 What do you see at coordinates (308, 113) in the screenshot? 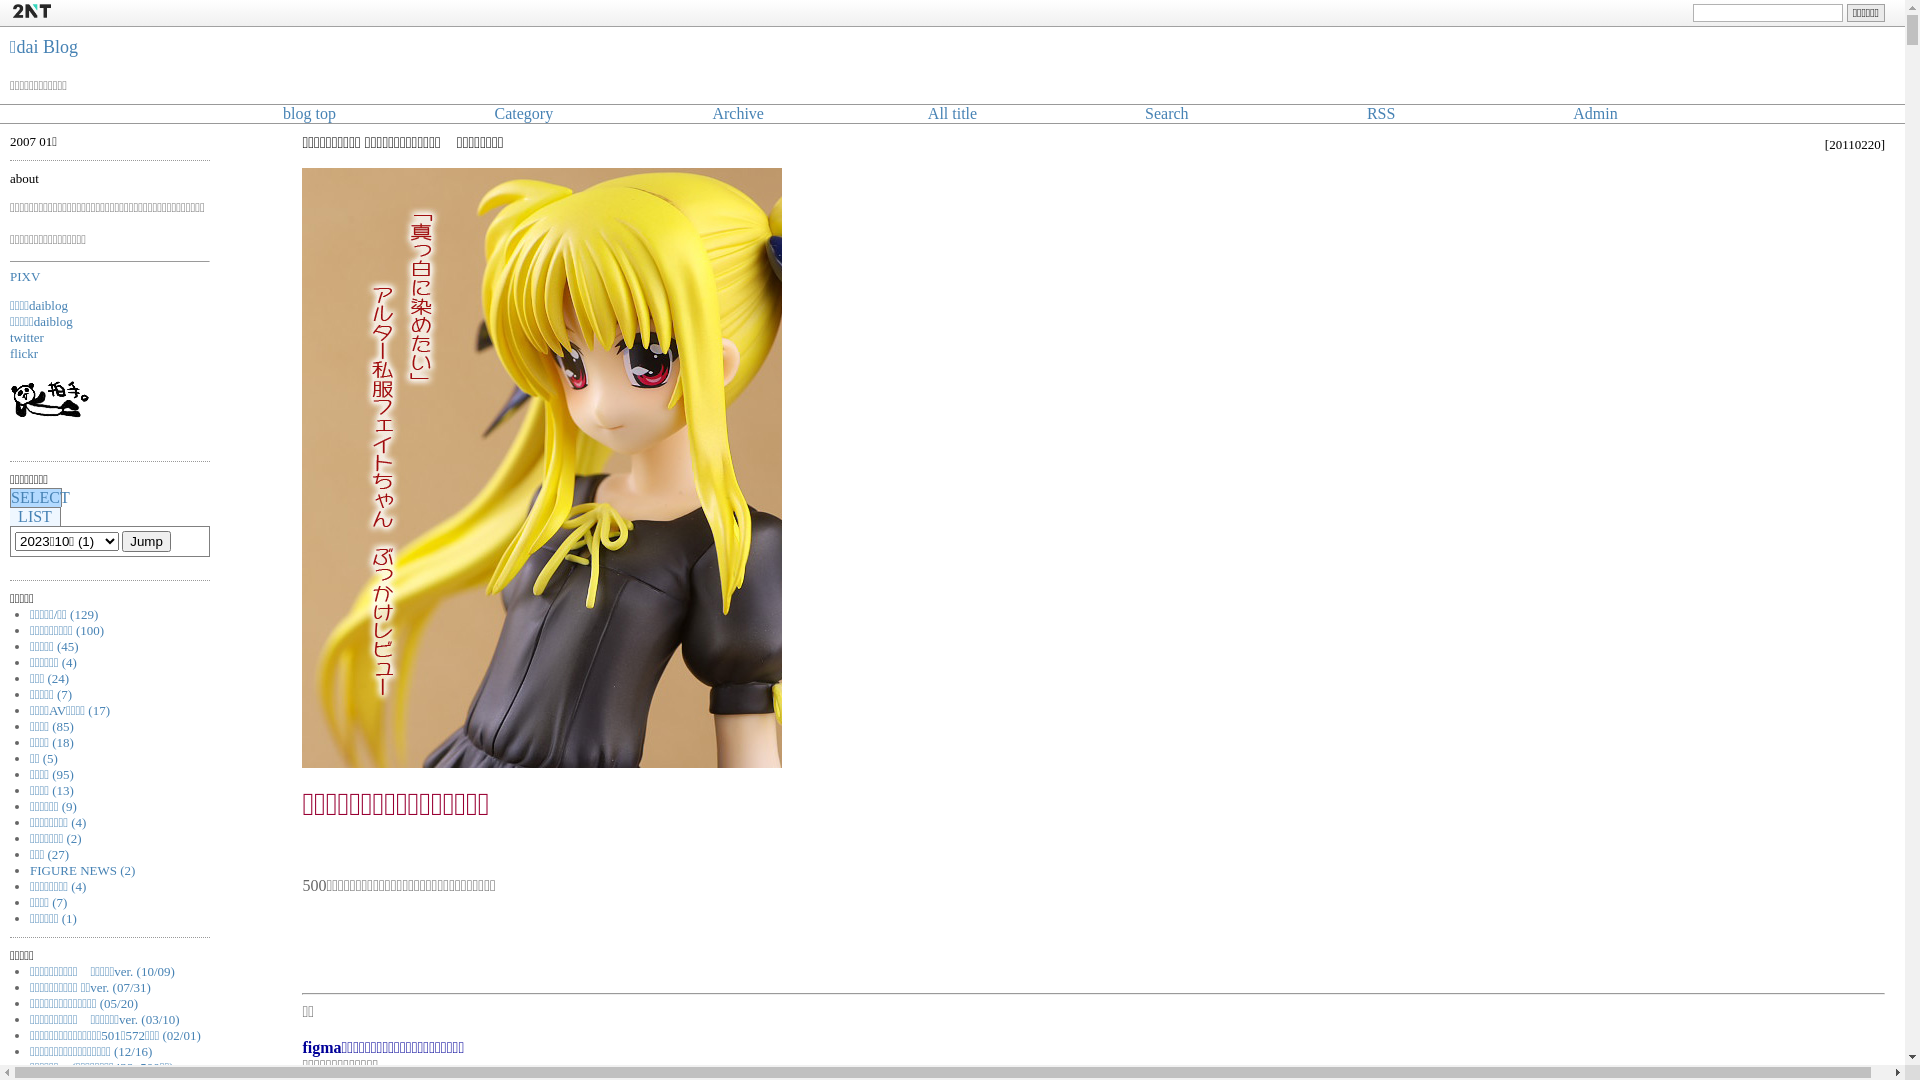
I see `'blog top'` at bounding box center [308, 113].